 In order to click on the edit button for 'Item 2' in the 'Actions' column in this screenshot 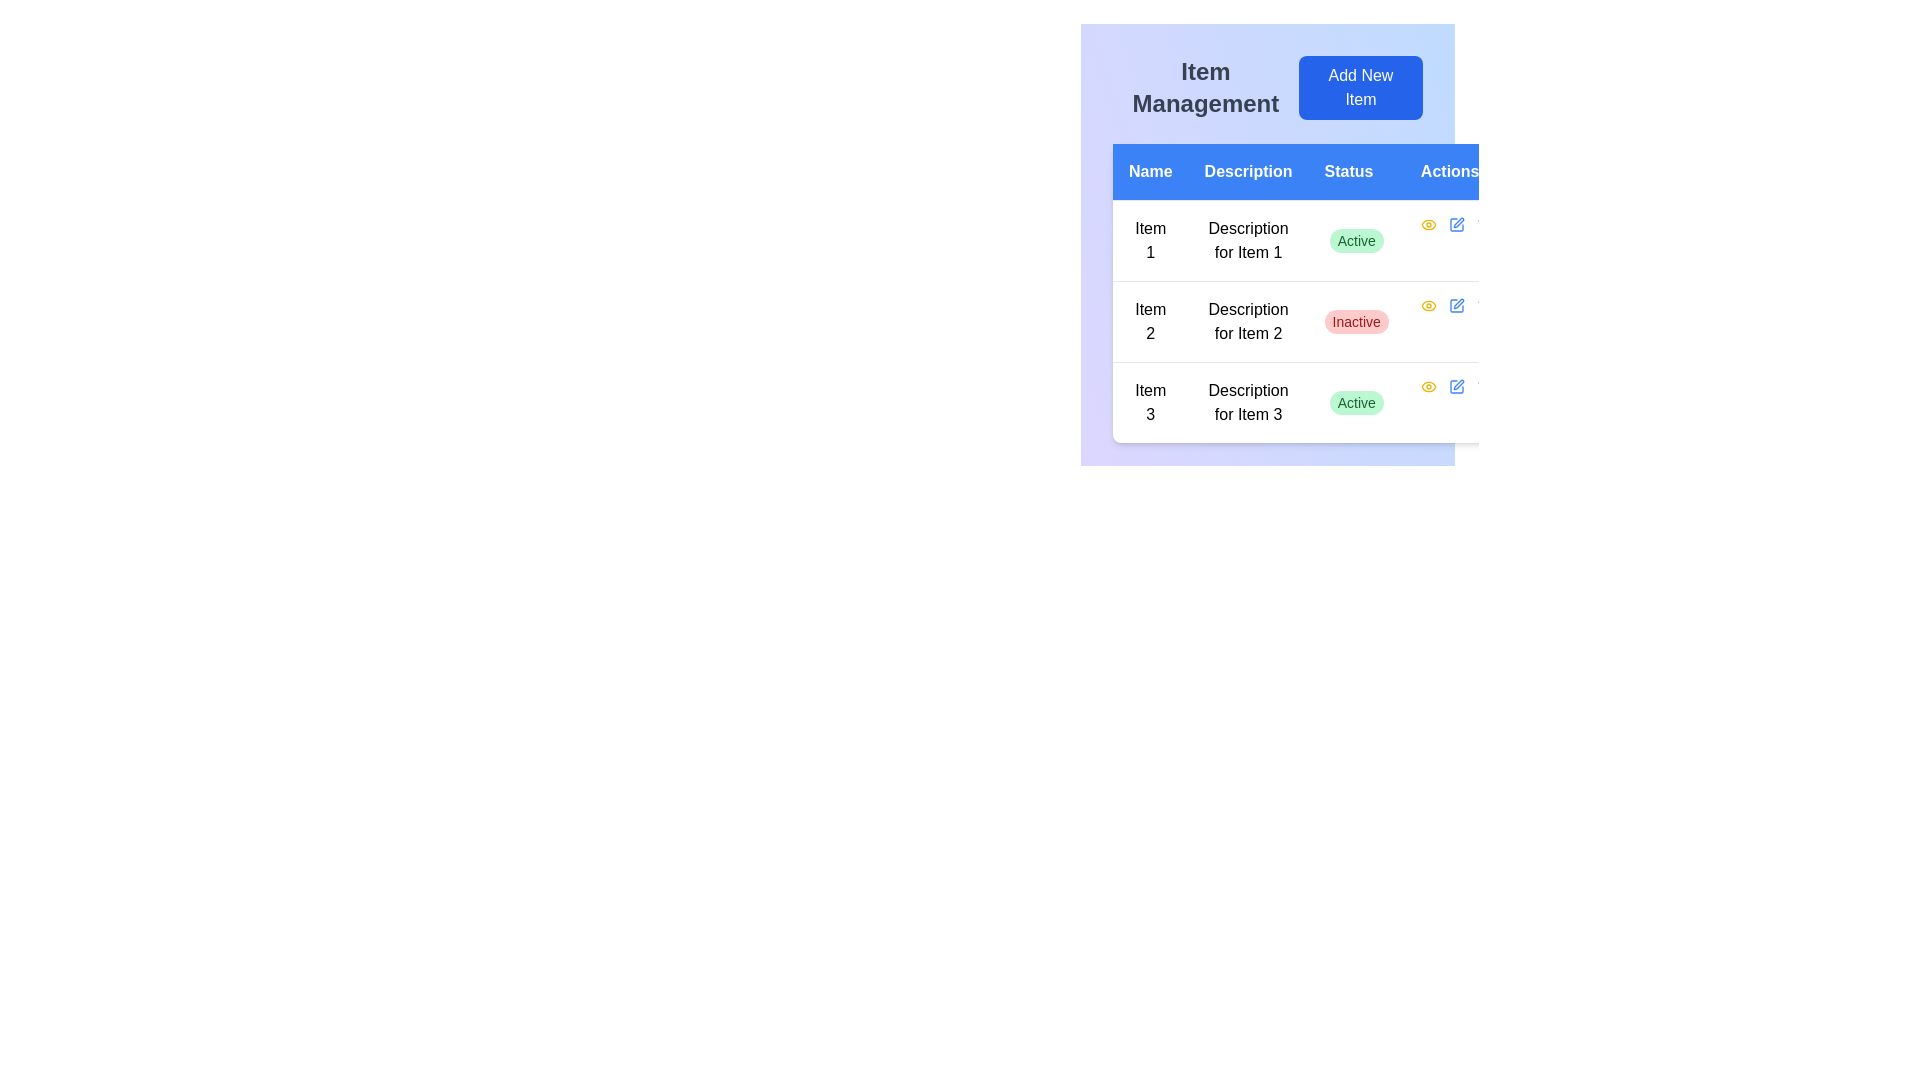, I will do `click(1456, 224)`.